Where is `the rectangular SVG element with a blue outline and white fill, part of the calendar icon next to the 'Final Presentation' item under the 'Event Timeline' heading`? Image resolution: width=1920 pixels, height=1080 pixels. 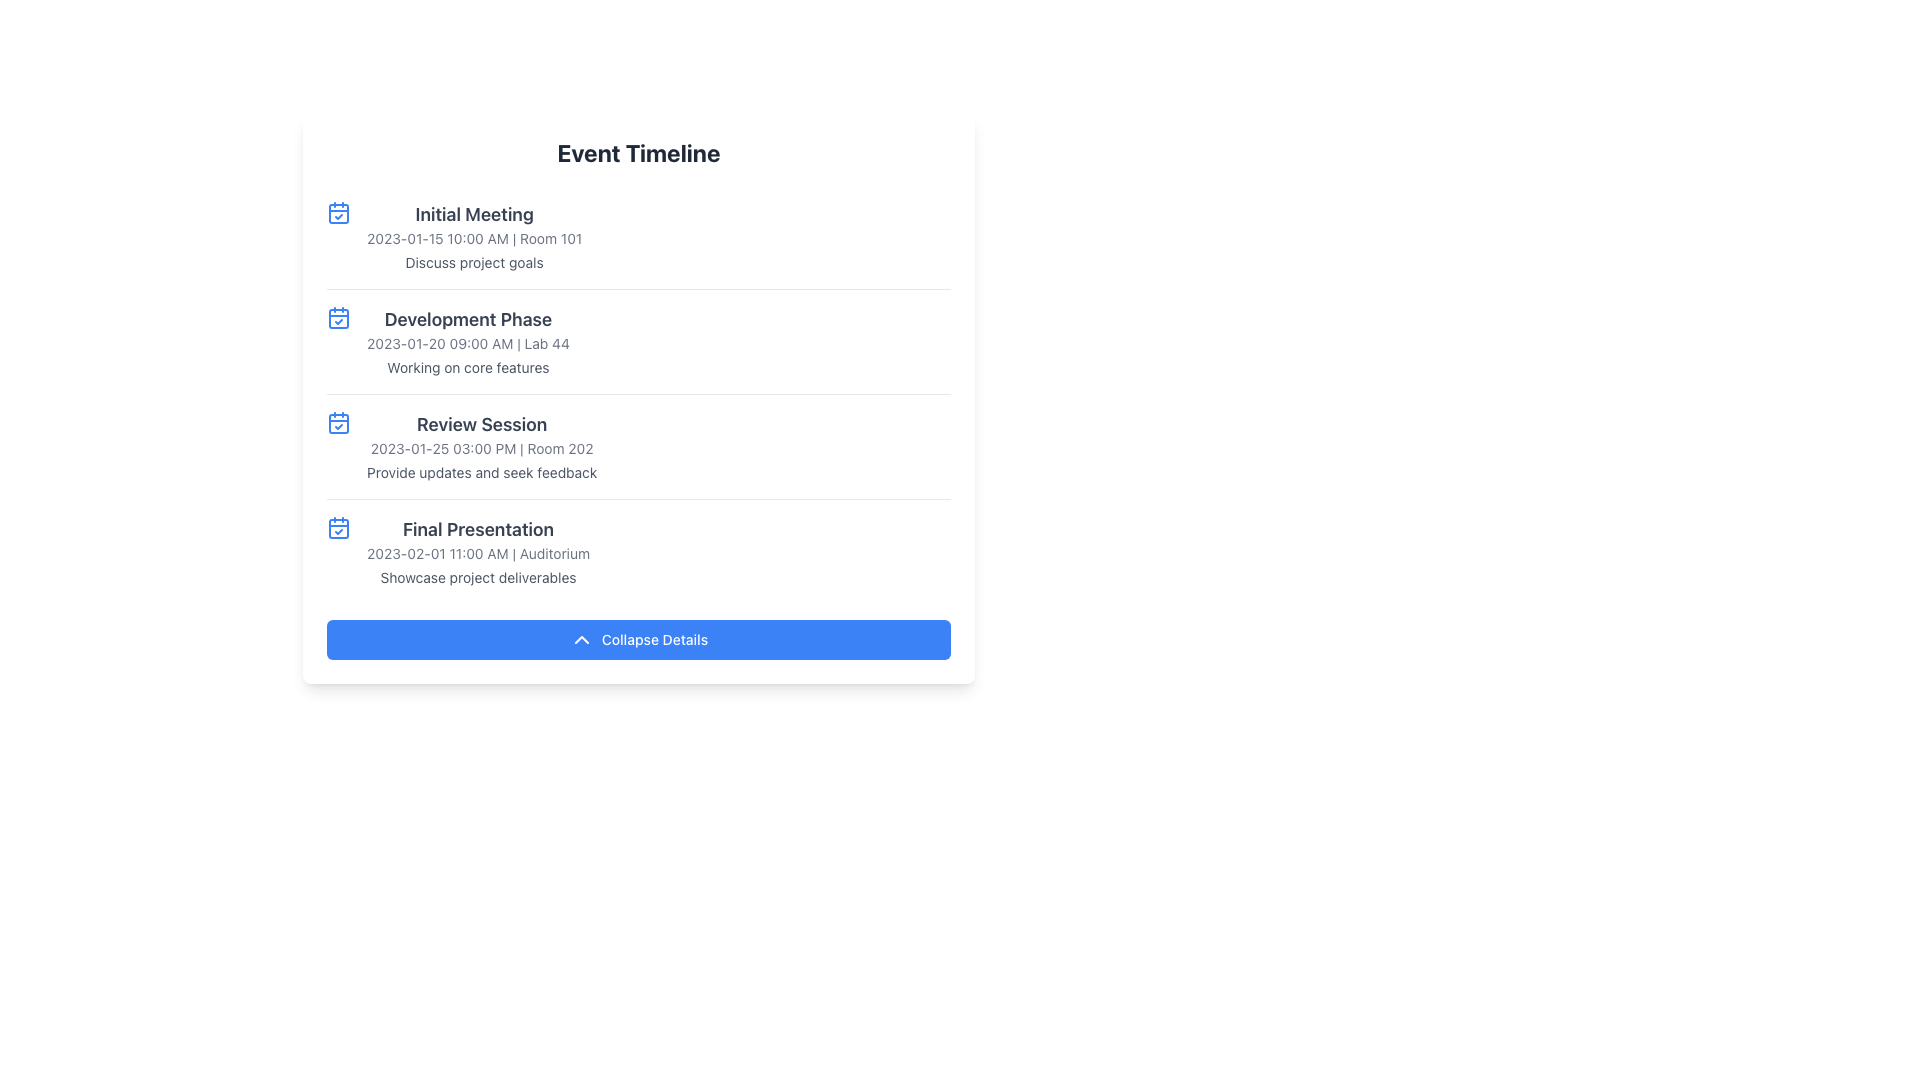
the rectangular SVG element with a blue outline and white fill, part of the calendar icon next to the 'Final Presentation' item under the 'Event Timeline' heading is located at coordinates (339, 527).